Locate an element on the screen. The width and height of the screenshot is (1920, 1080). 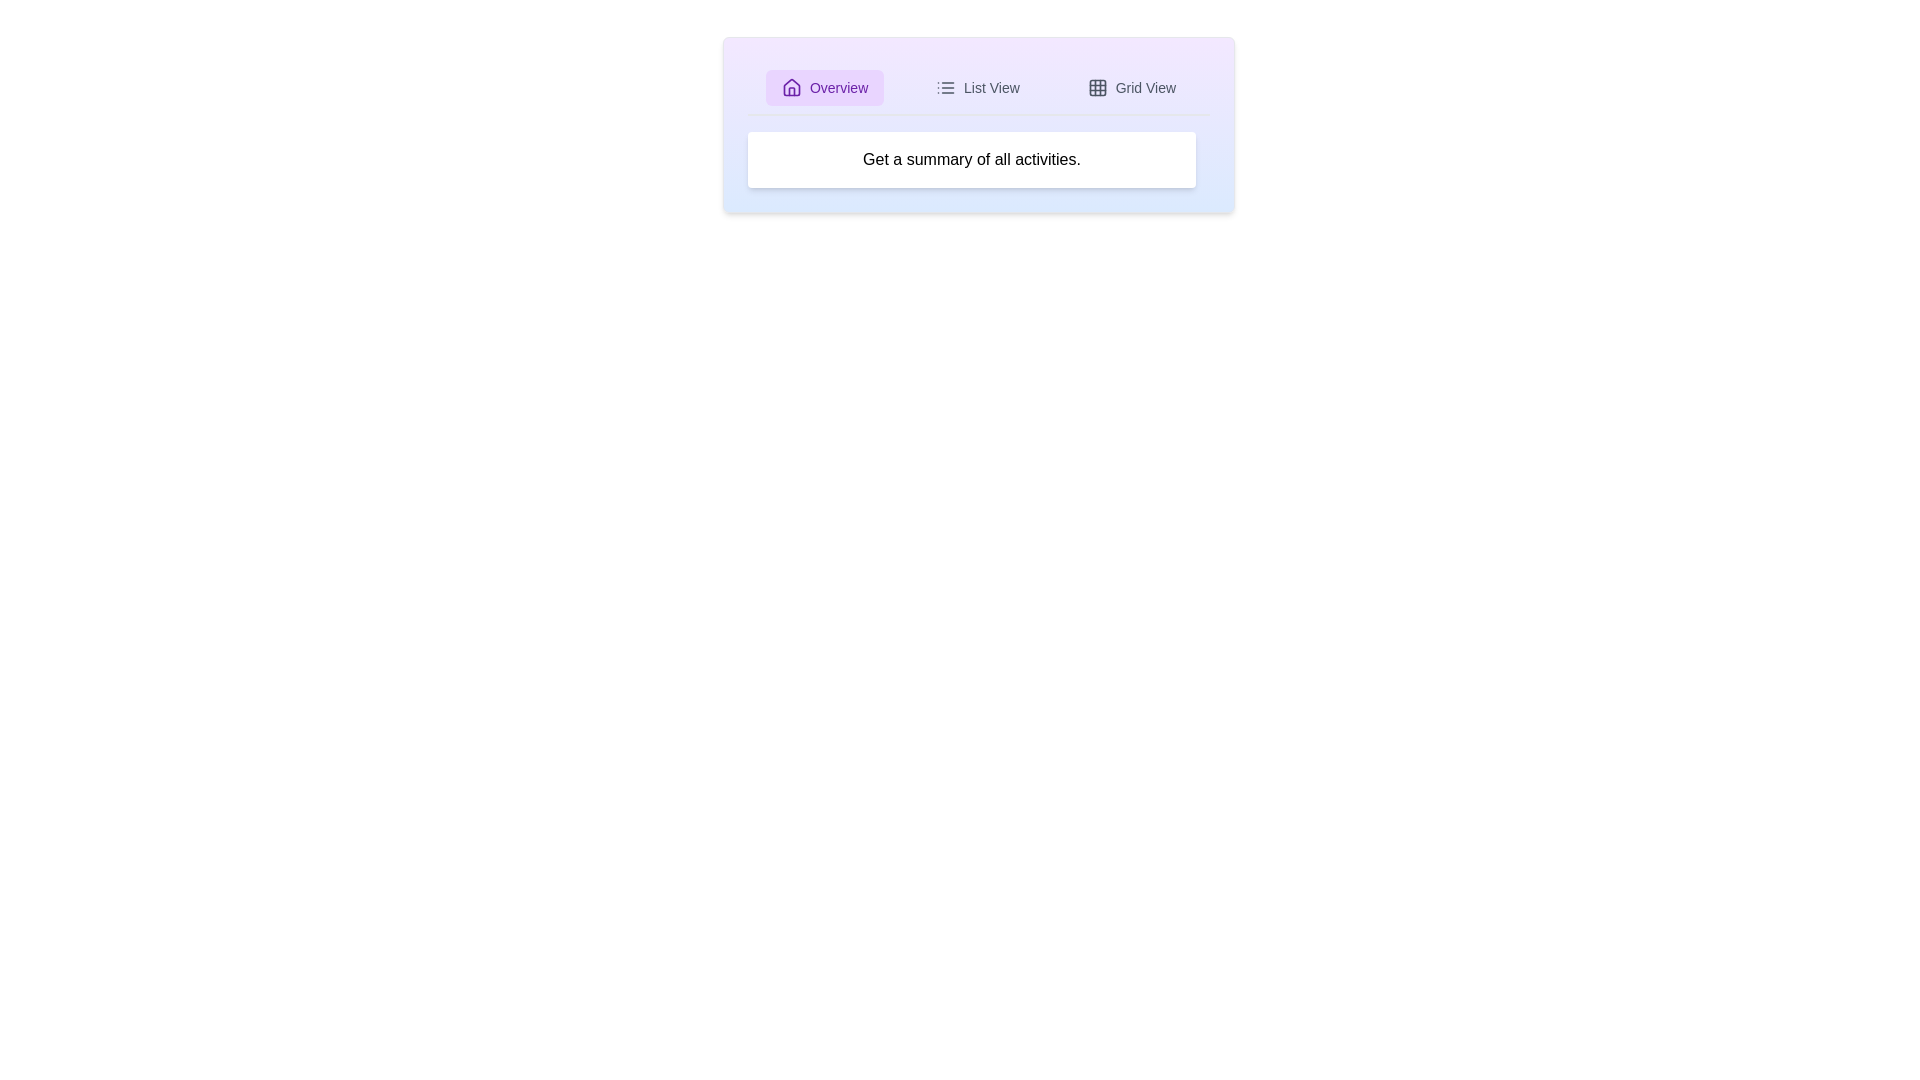
the Grid View tab by clicking on the respective tab button is located at coordinates (1131, 87).